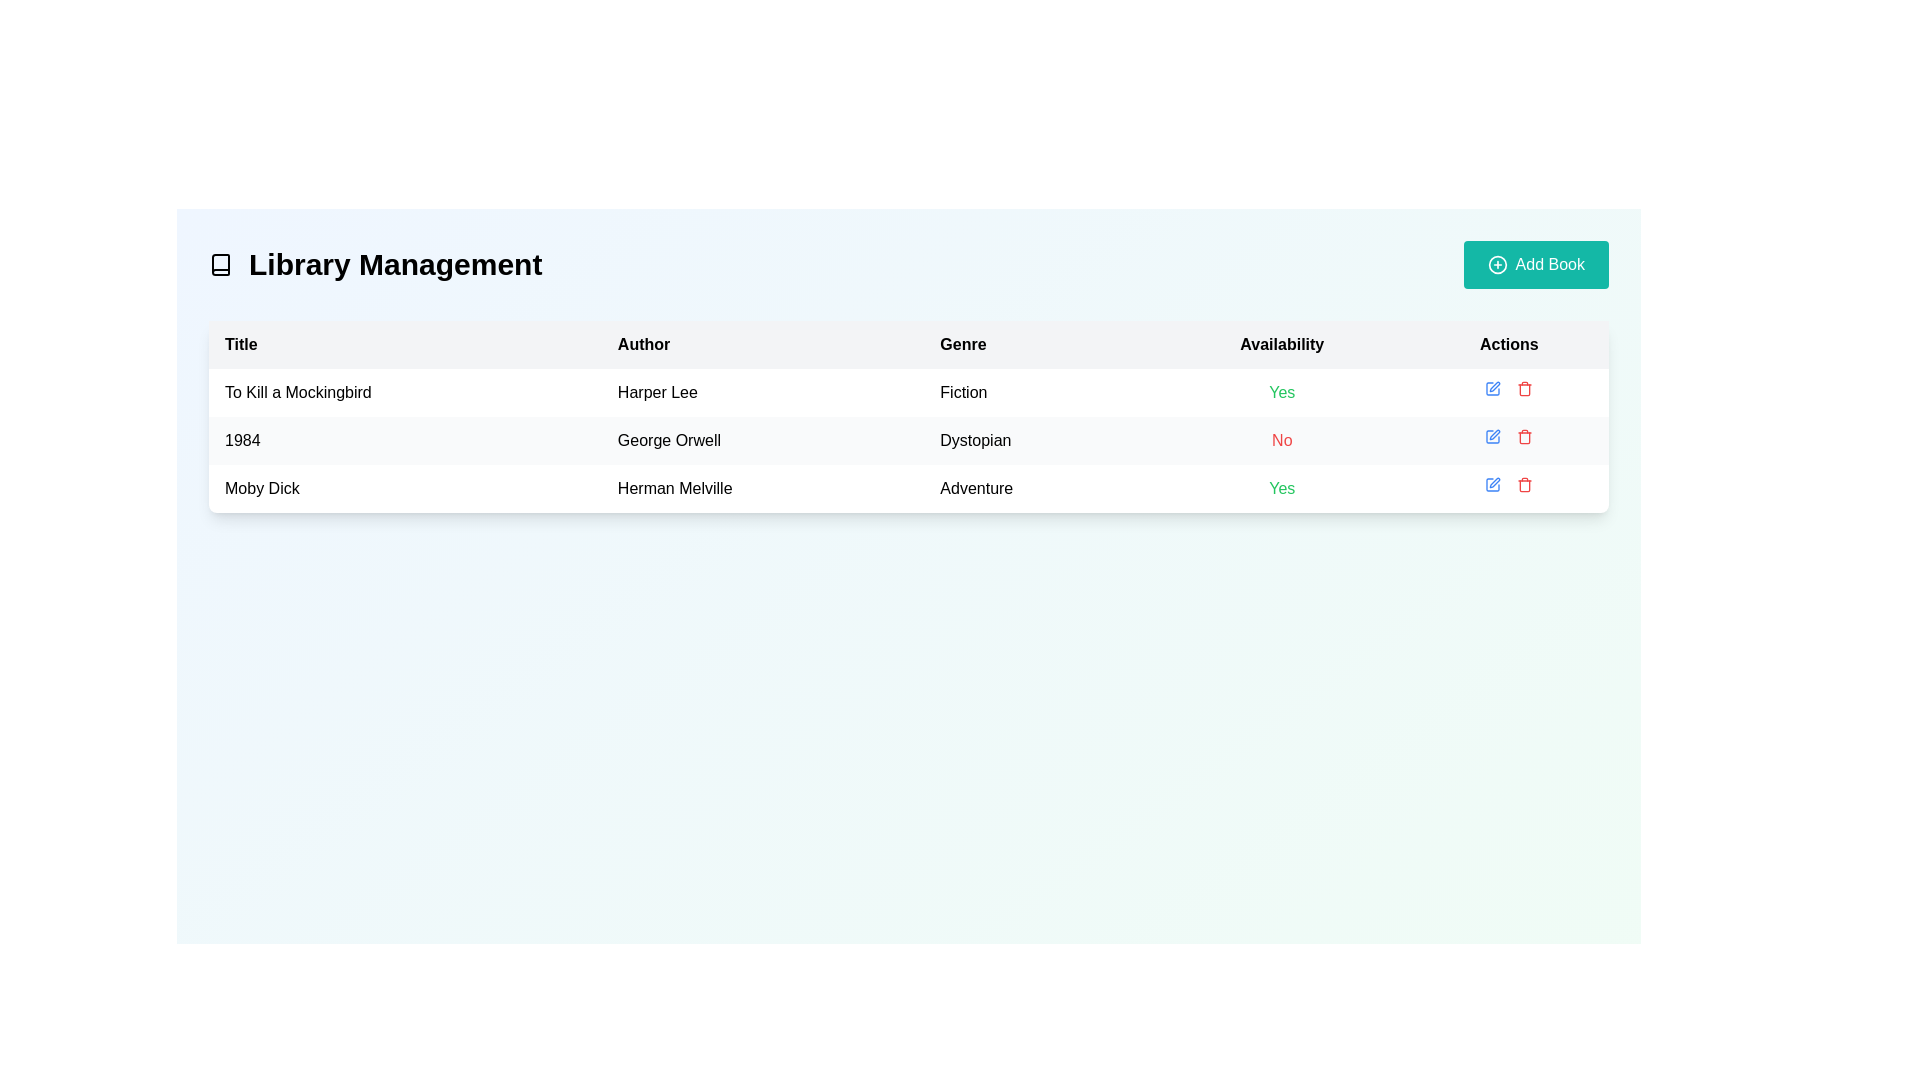 The image size is (1920, 1080). I want to click on the blue edit icon in the actions section of the row containing the book '1984' by 'George Orwell' to modify the entry, so click(1509, 435).